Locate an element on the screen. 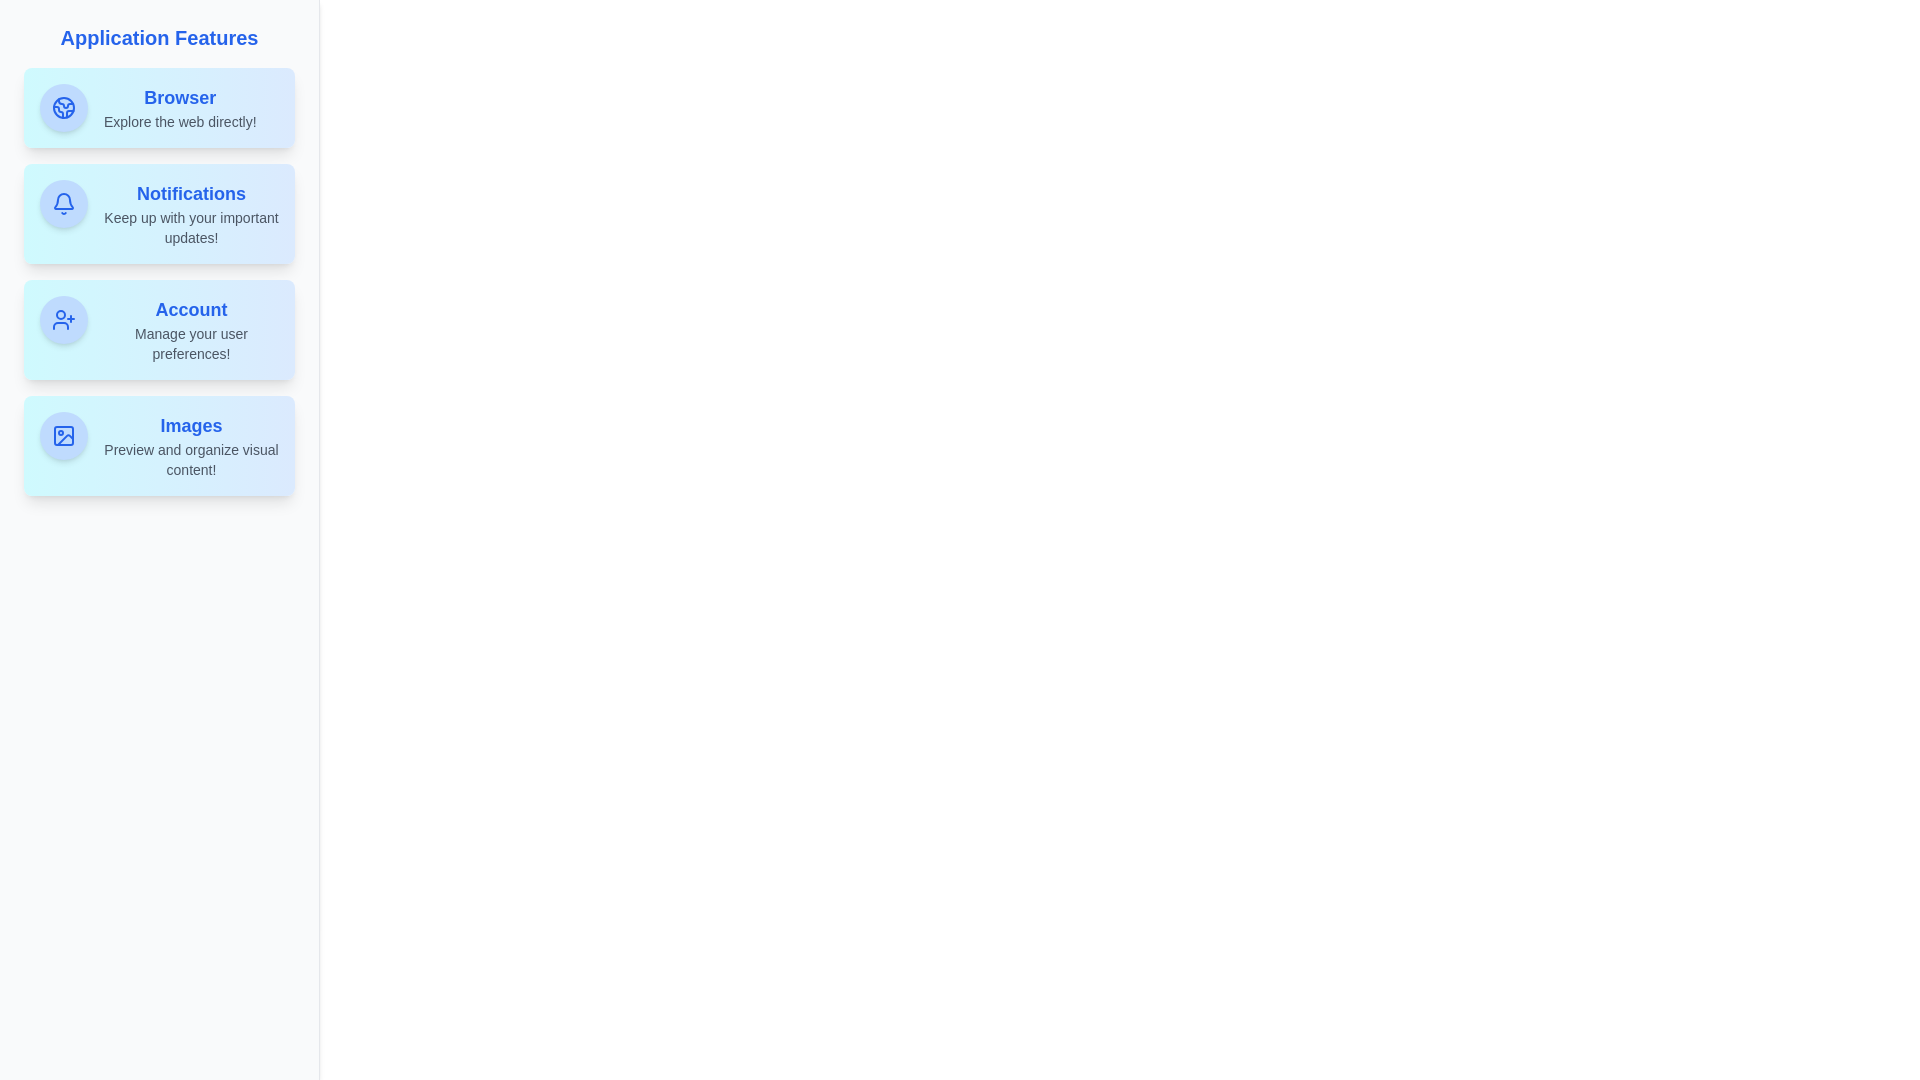 Image resolution: width=1920 pixels, height=1080 pixels. the Account feature tile to view its hover effect is located at coordinates (158, 329).